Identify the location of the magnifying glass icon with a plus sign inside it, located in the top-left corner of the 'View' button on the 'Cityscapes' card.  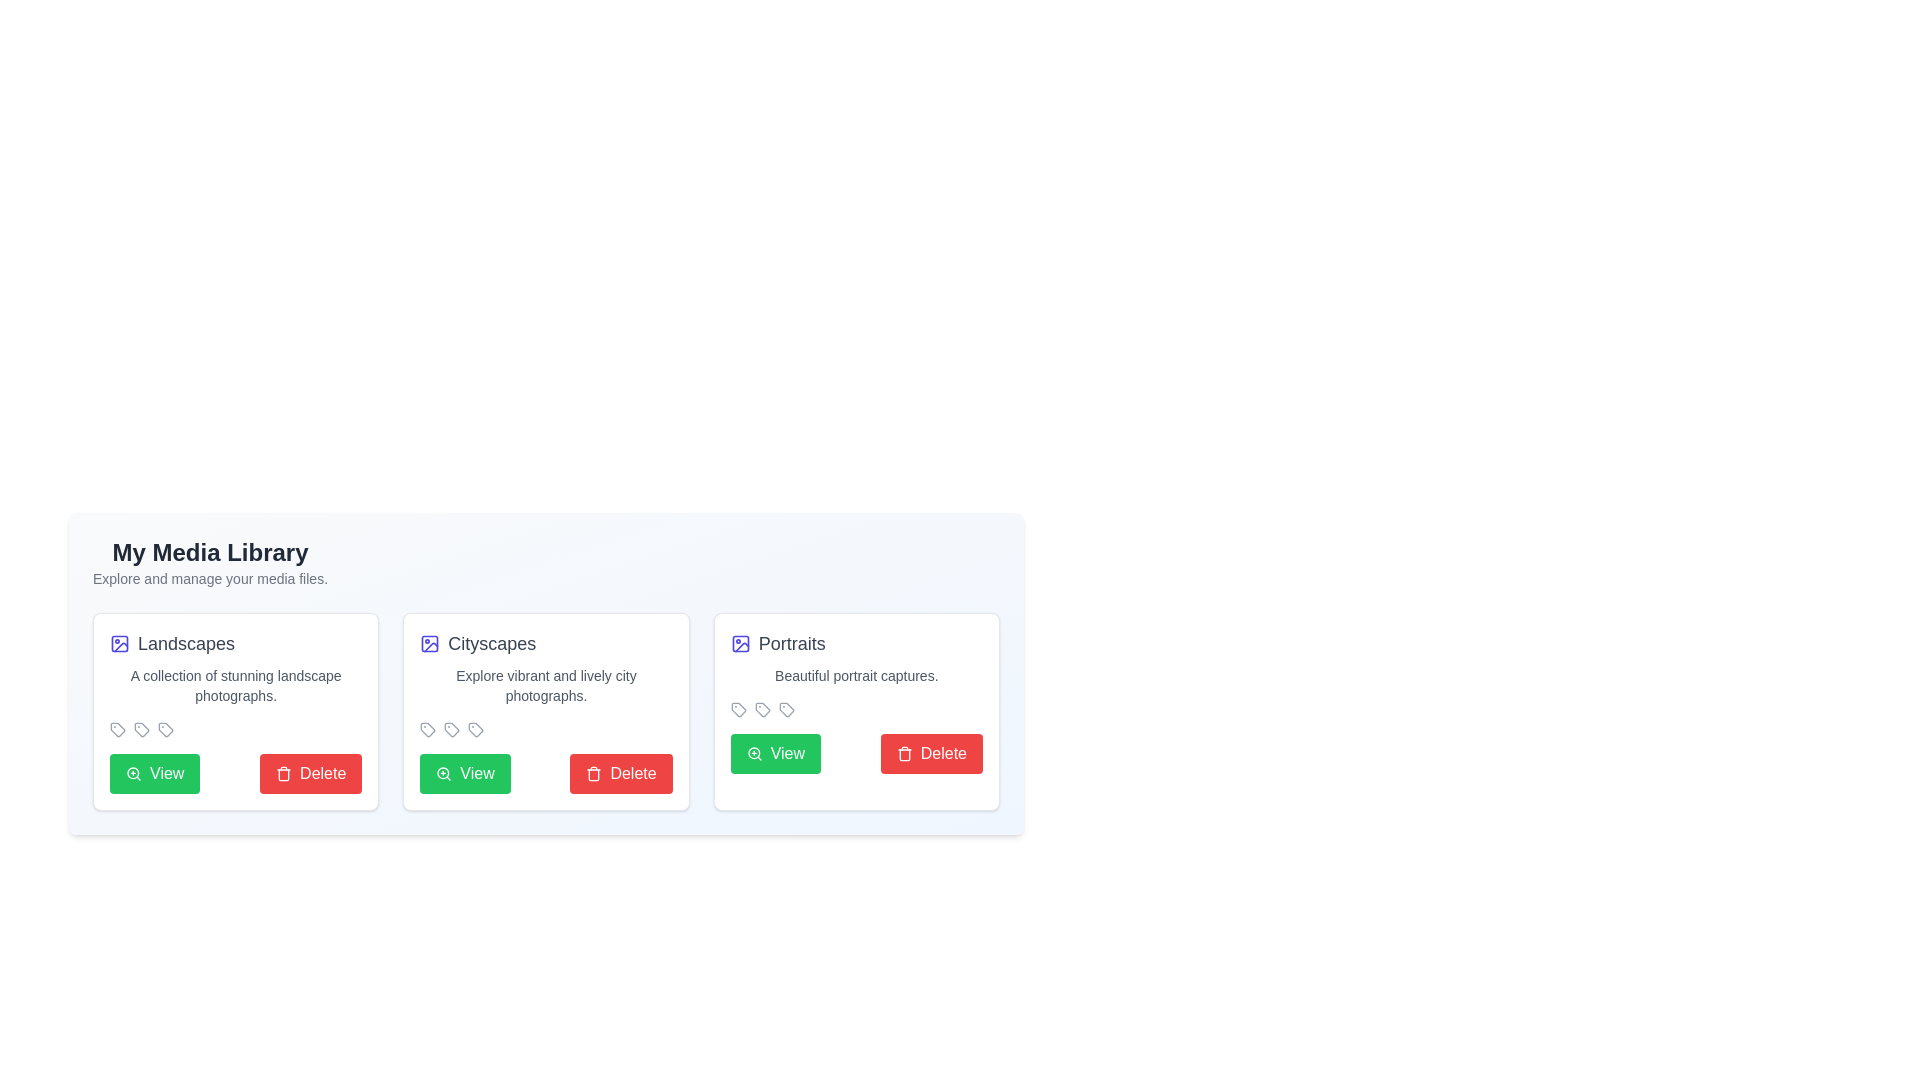
(443, 773).